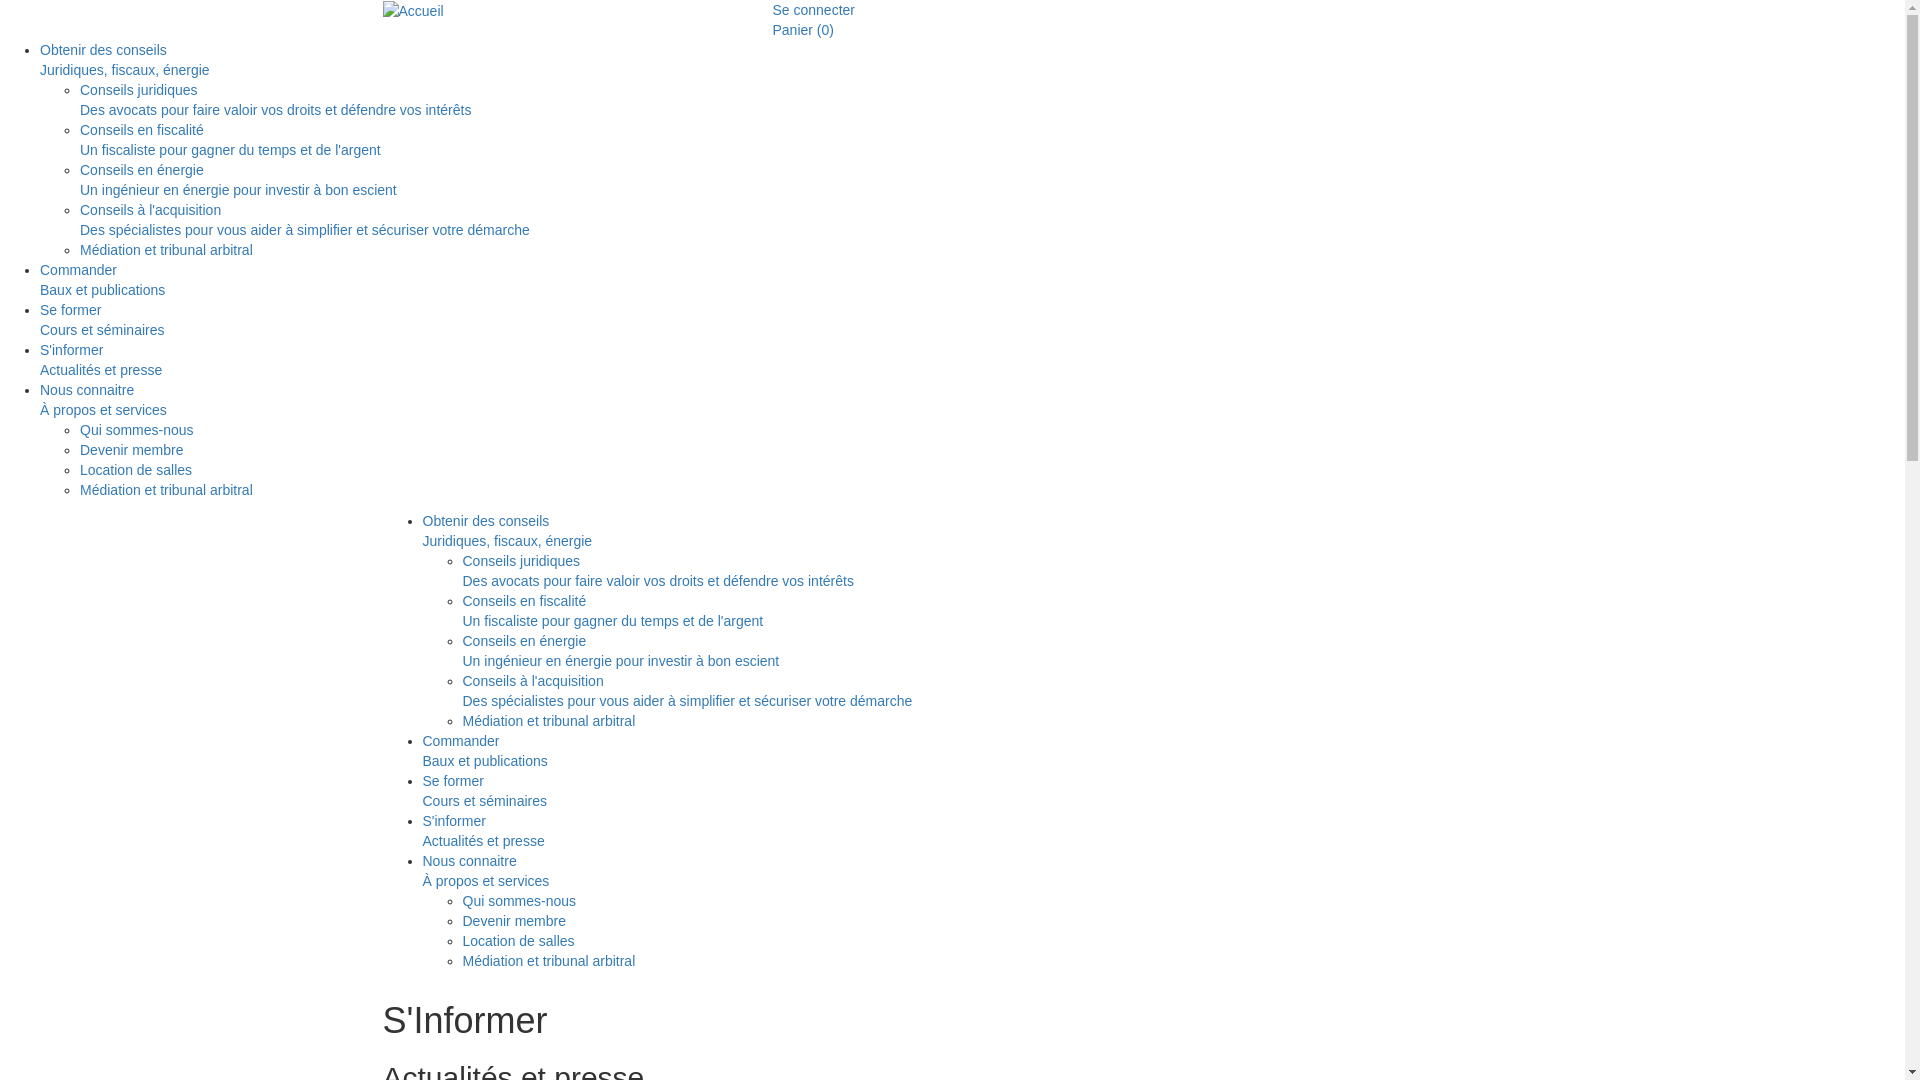 This screenshot has height=1080, width=1920. I want to click on 'Se connecter', so click(813, 10).